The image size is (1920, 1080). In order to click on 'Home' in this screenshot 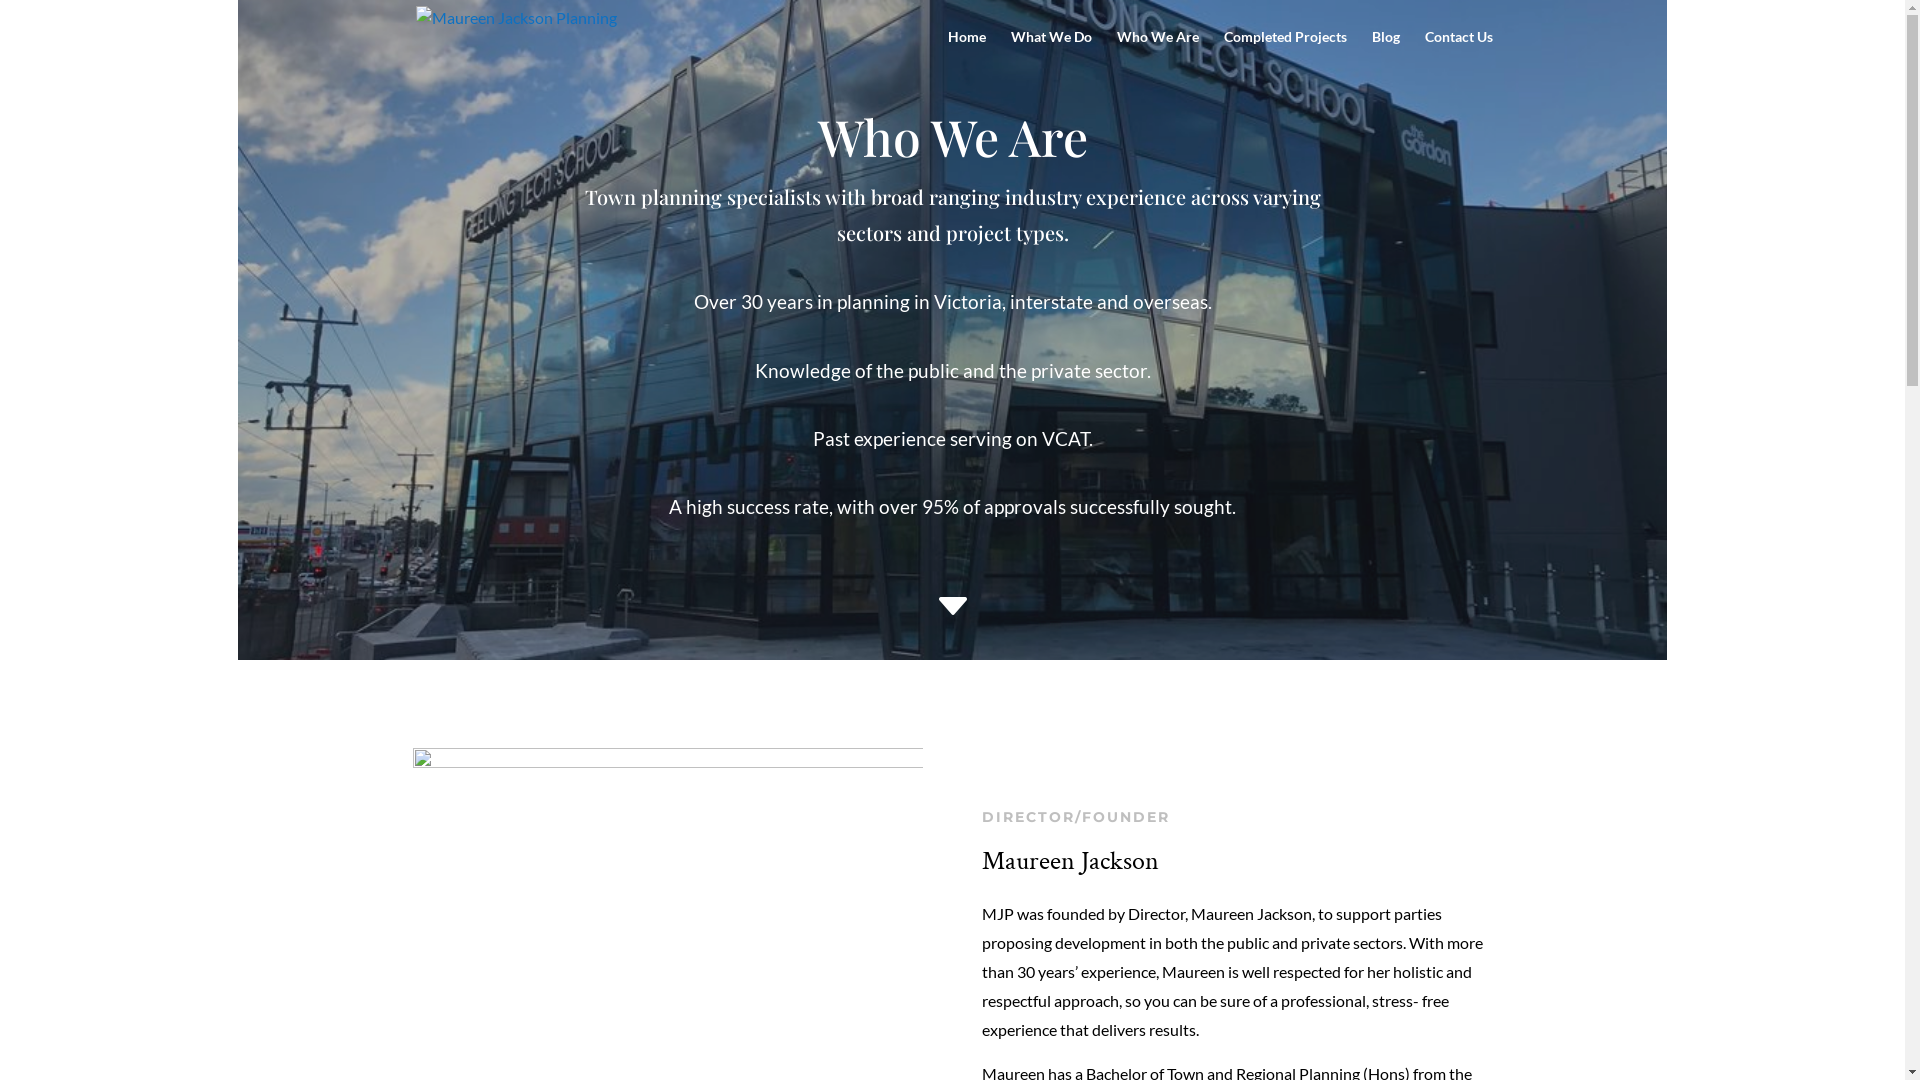, I will do `click(966, 50)`.